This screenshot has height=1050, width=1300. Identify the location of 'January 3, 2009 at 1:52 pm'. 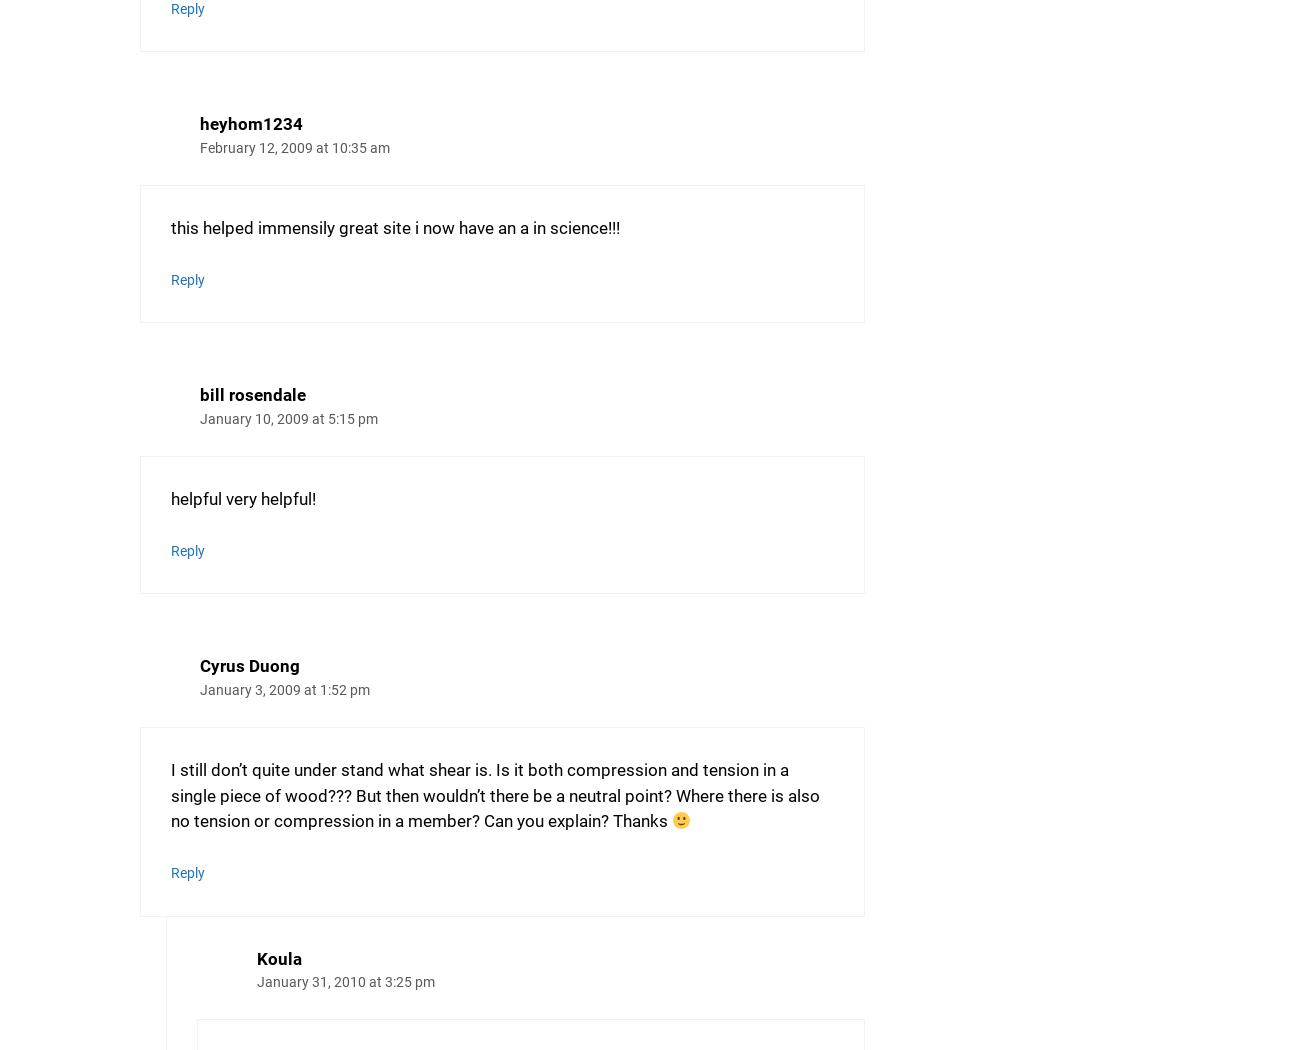
(284, 689).